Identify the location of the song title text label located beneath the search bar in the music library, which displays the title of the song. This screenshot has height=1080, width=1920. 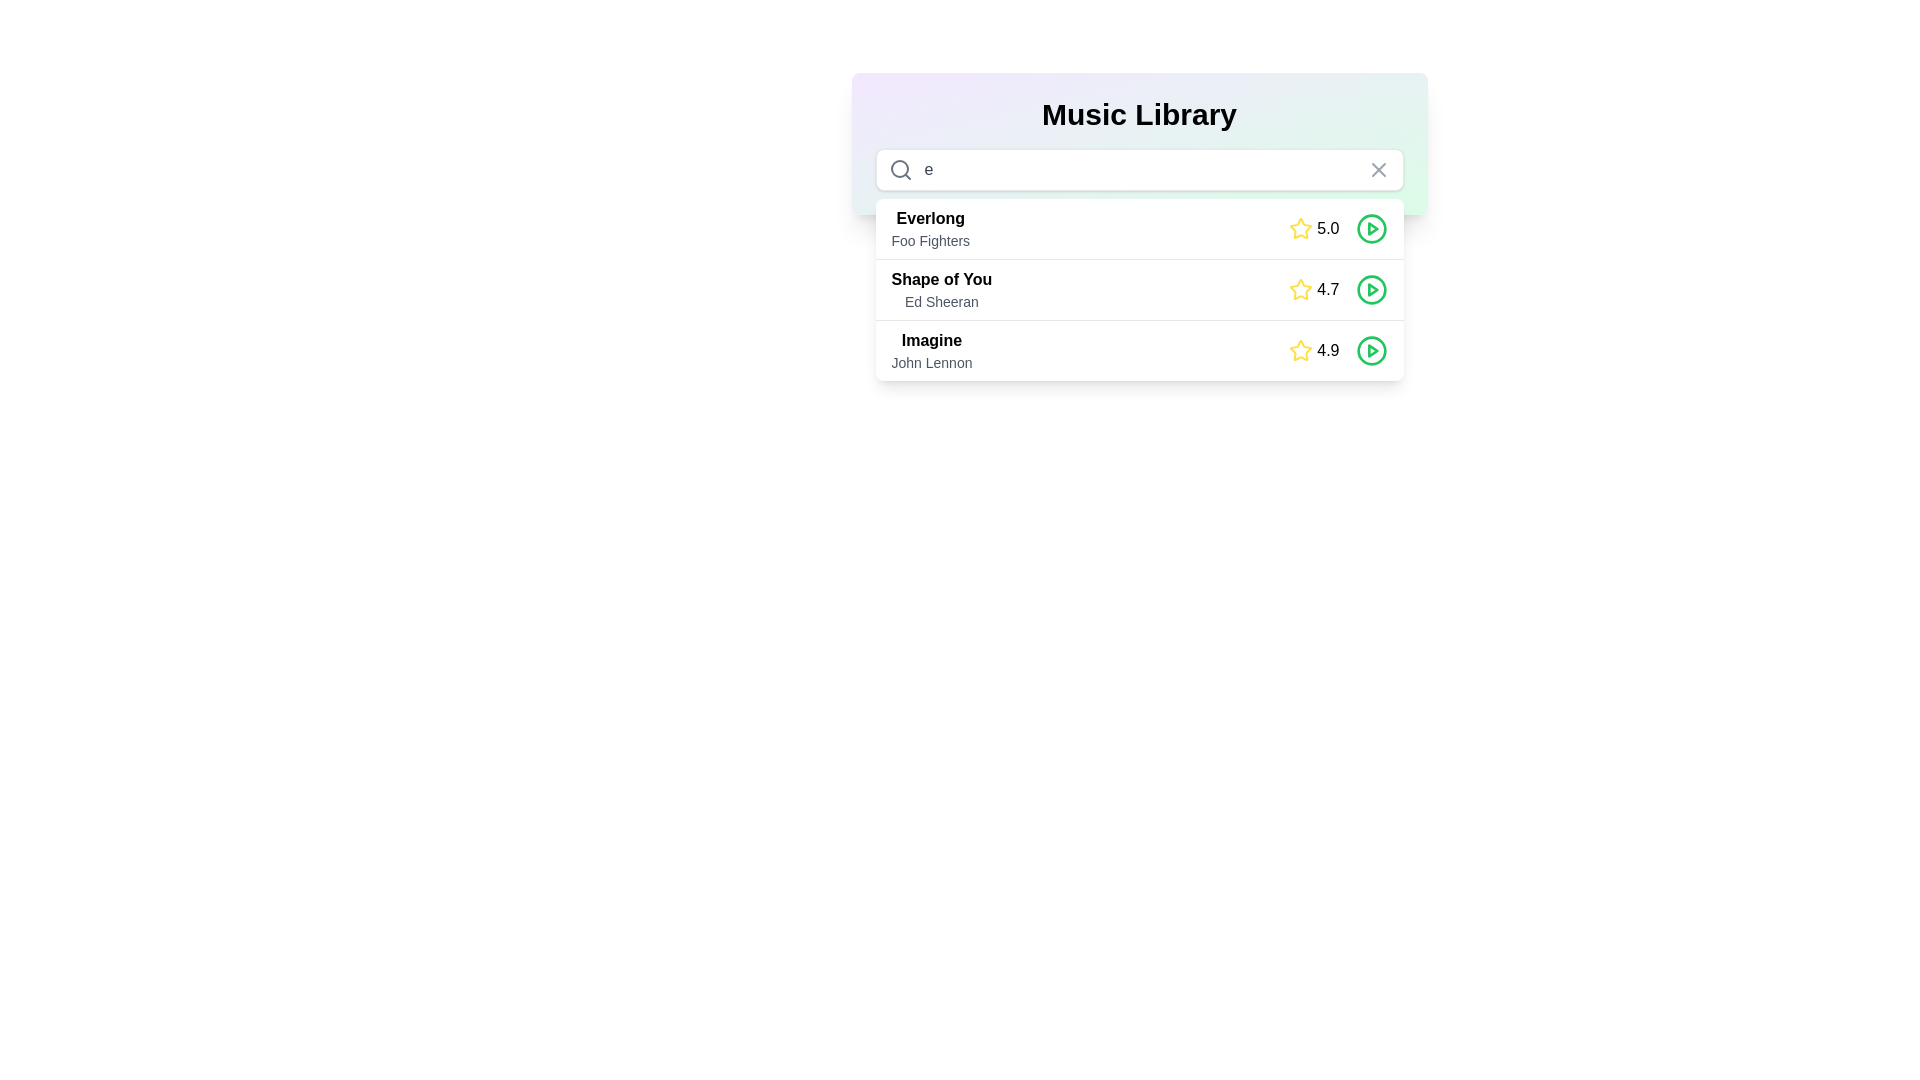
(929, 219).